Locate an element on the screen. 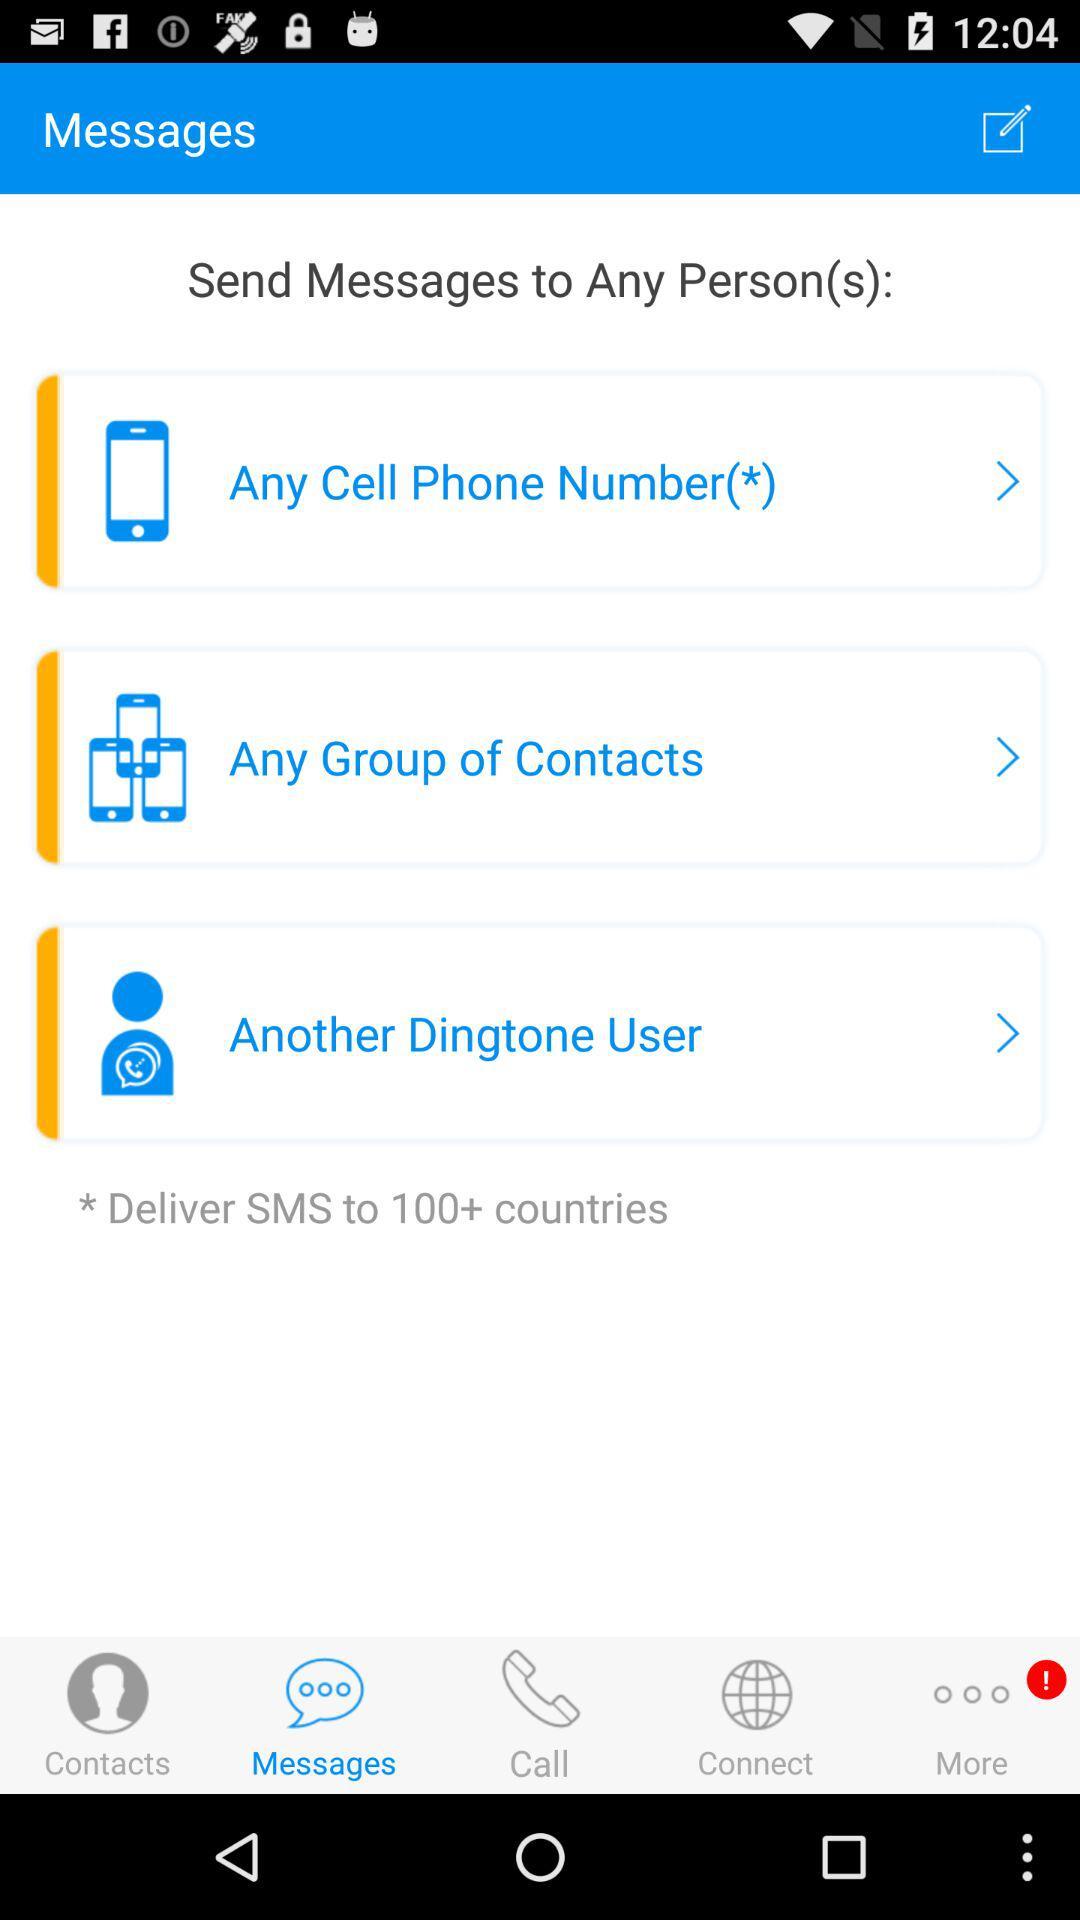  to type message is located at coordinates (1007, 127).